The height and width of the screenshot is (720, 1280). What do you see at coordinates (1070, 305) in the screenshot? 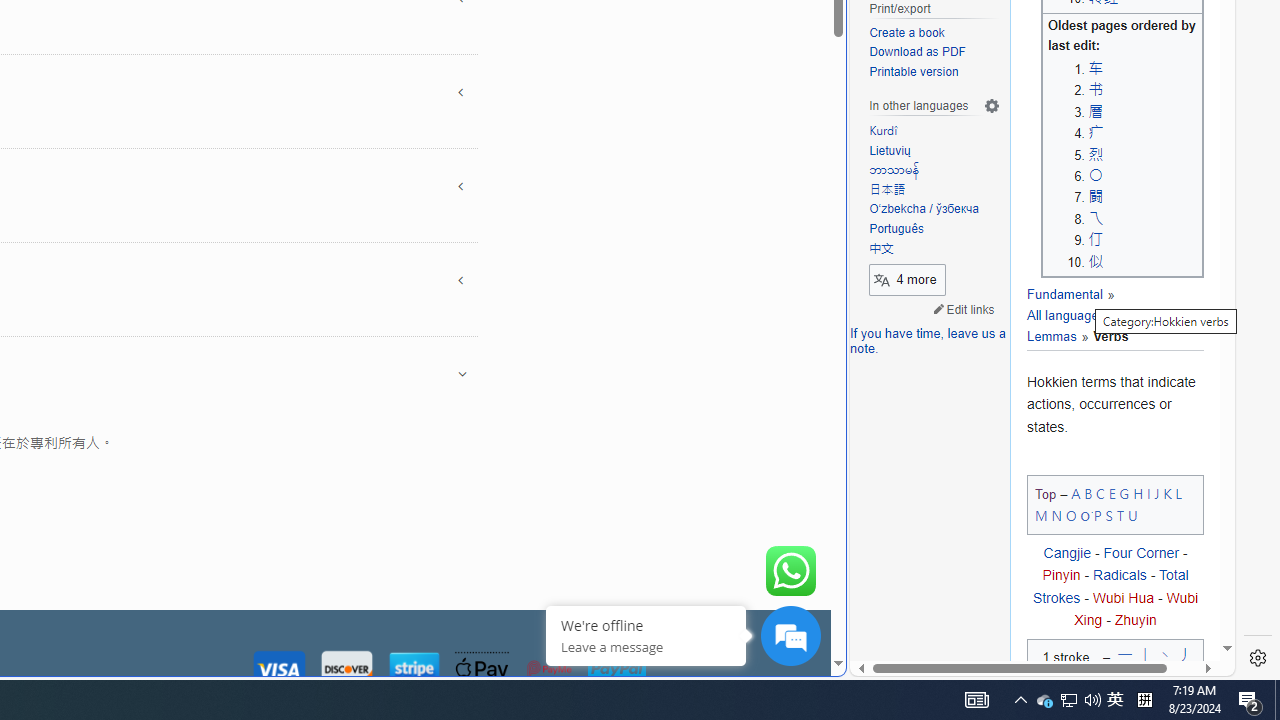
I see `'All languages'` at bounding box center [1070, 305].